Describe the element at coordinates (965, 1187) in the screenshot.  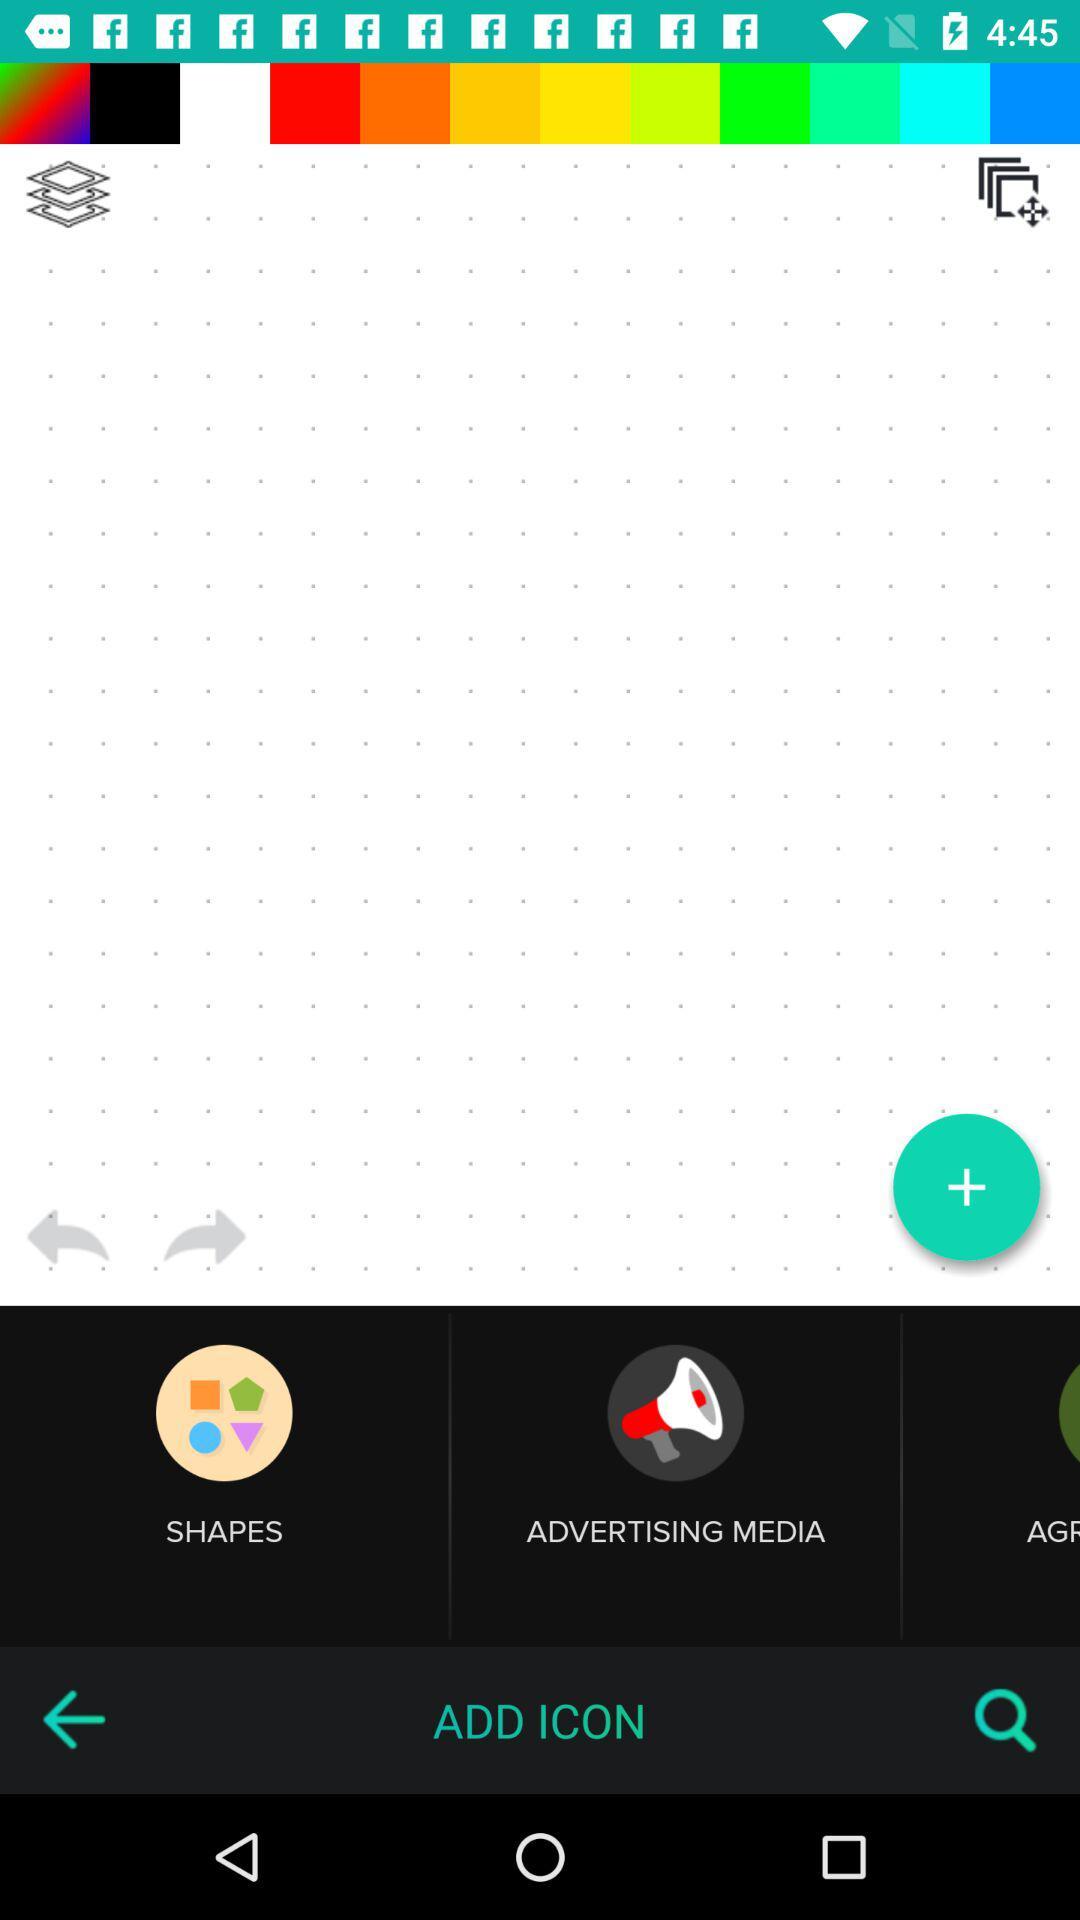
I see `button` at that location.